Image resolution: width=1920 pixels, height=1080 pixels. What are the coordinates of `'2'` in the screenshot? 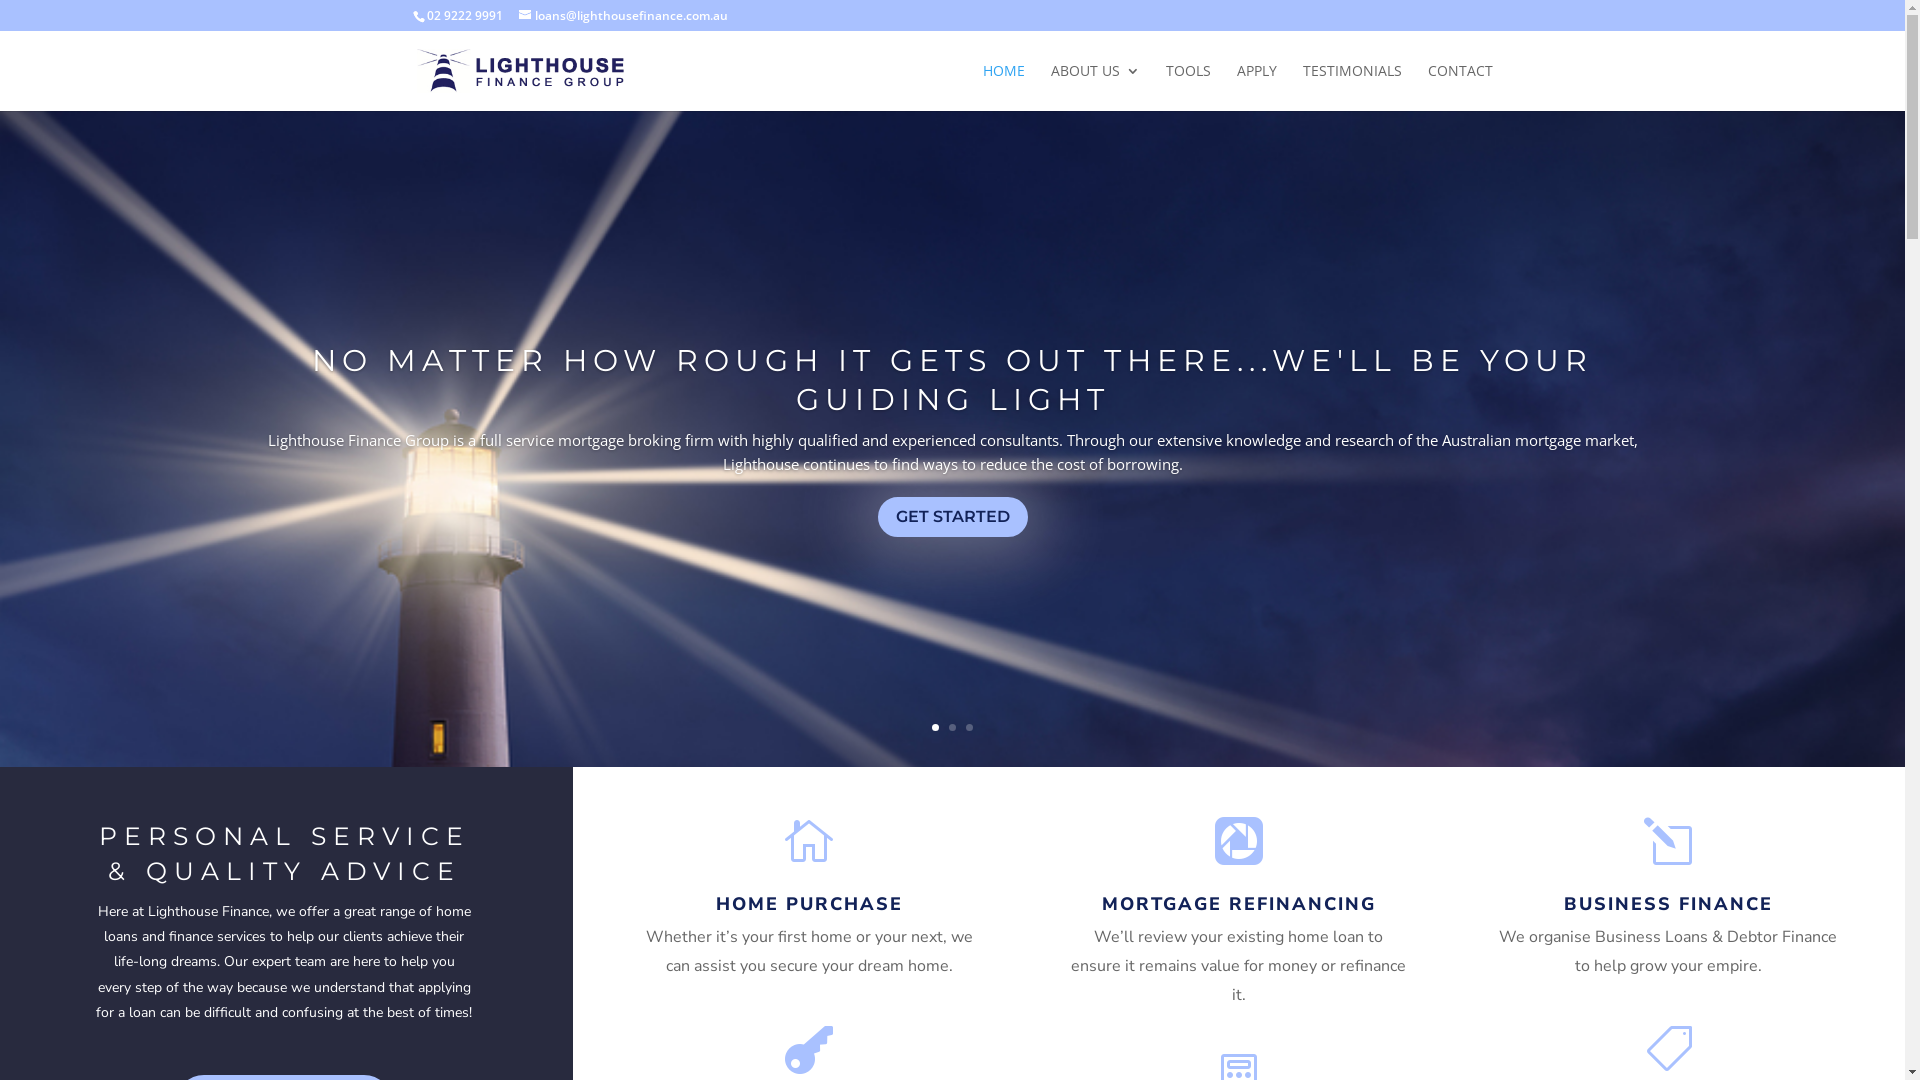 It's located at (951, 727).